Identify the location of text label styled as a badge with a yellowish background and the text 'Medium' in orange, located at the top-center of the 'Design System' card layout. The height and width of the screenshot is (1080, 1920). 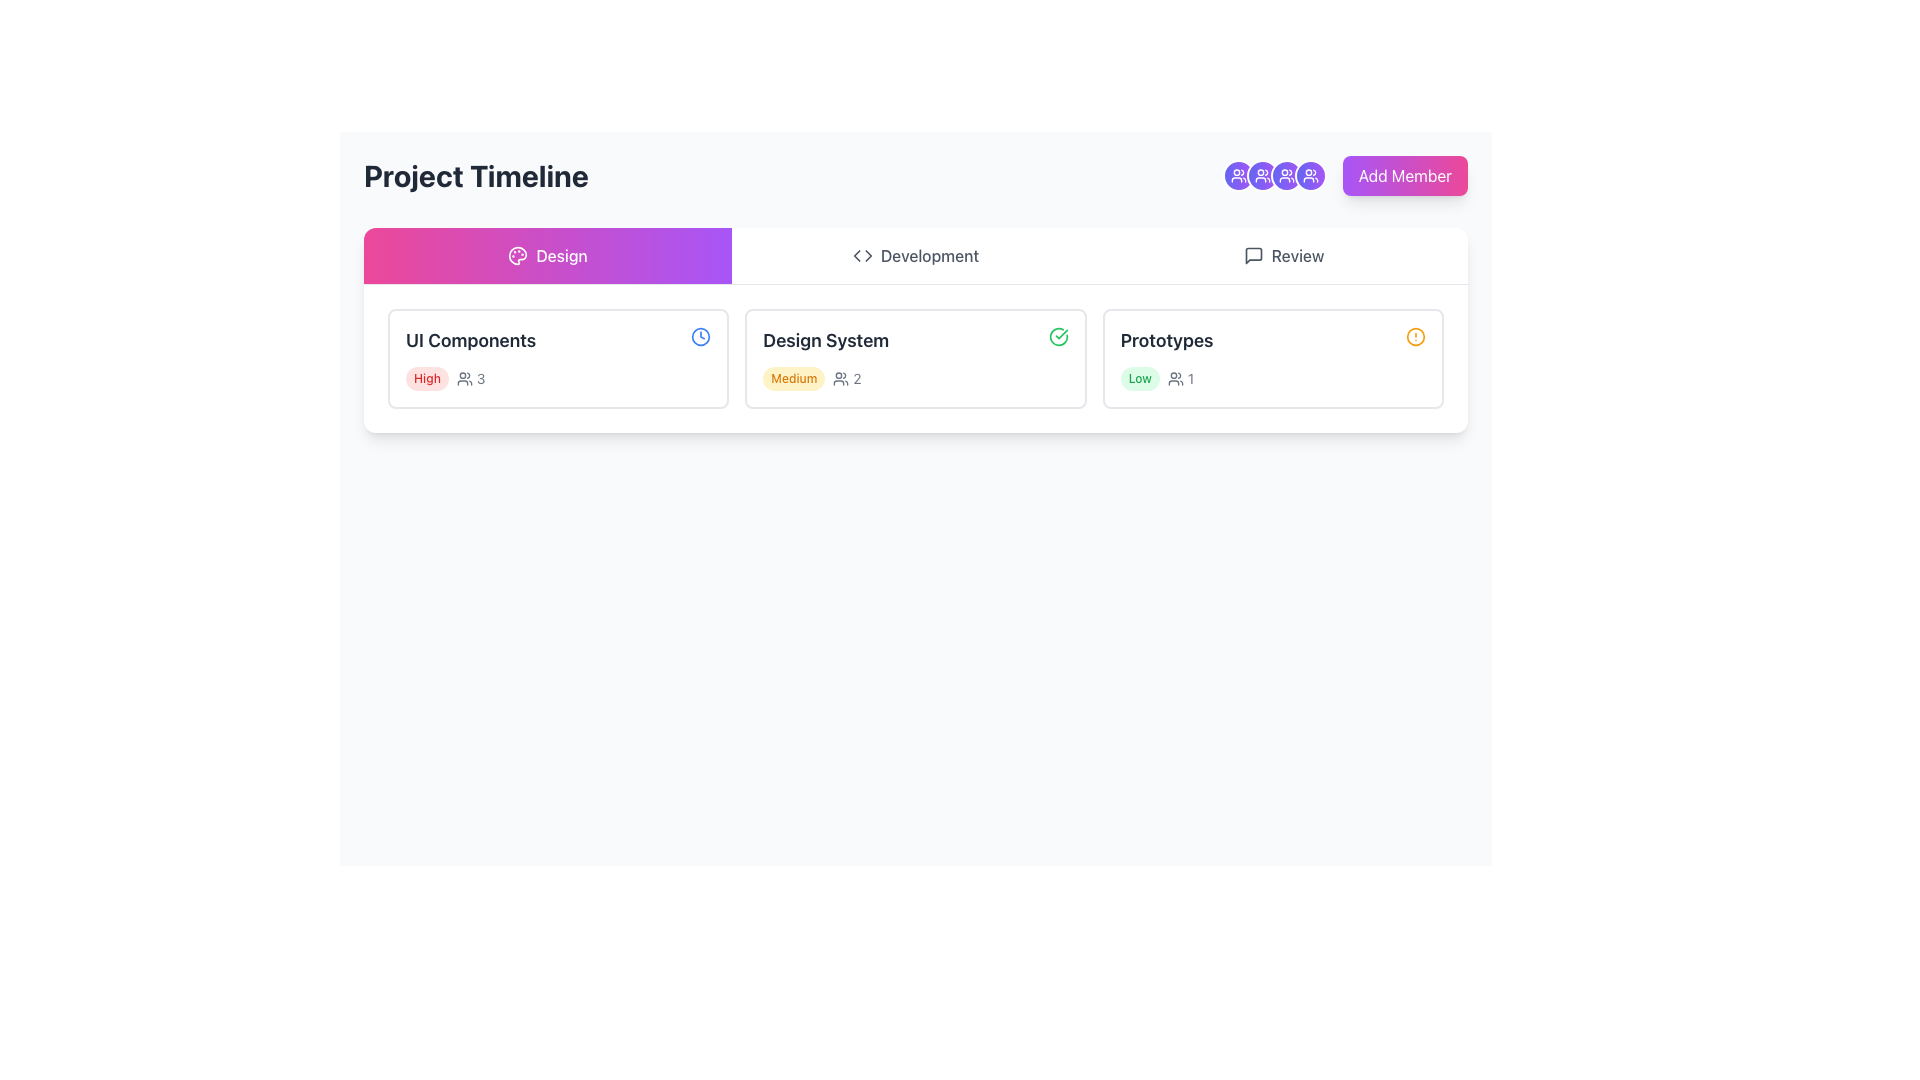
(793, 378).